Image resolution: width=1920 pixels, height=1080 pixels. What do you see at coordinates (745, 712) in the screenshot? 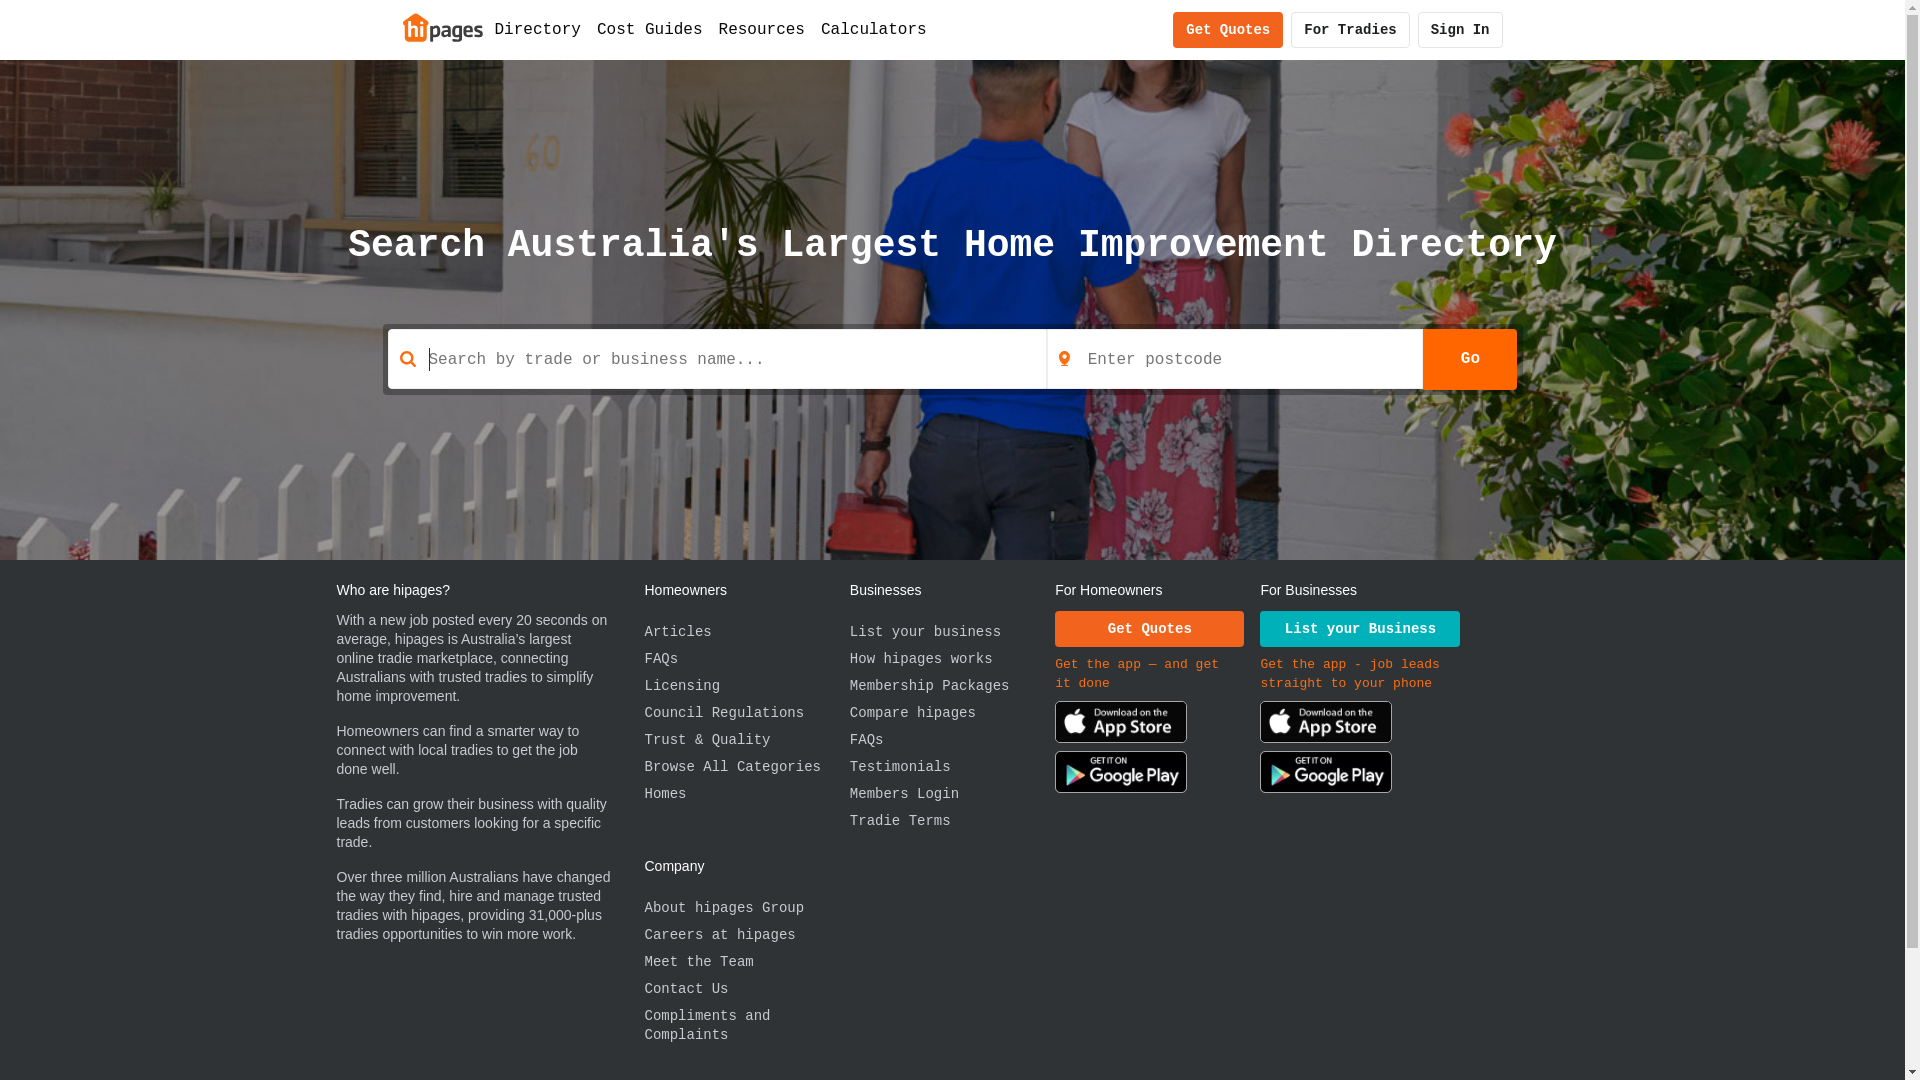
I see `'Council Regulations'` at bounding box center [745, 712].